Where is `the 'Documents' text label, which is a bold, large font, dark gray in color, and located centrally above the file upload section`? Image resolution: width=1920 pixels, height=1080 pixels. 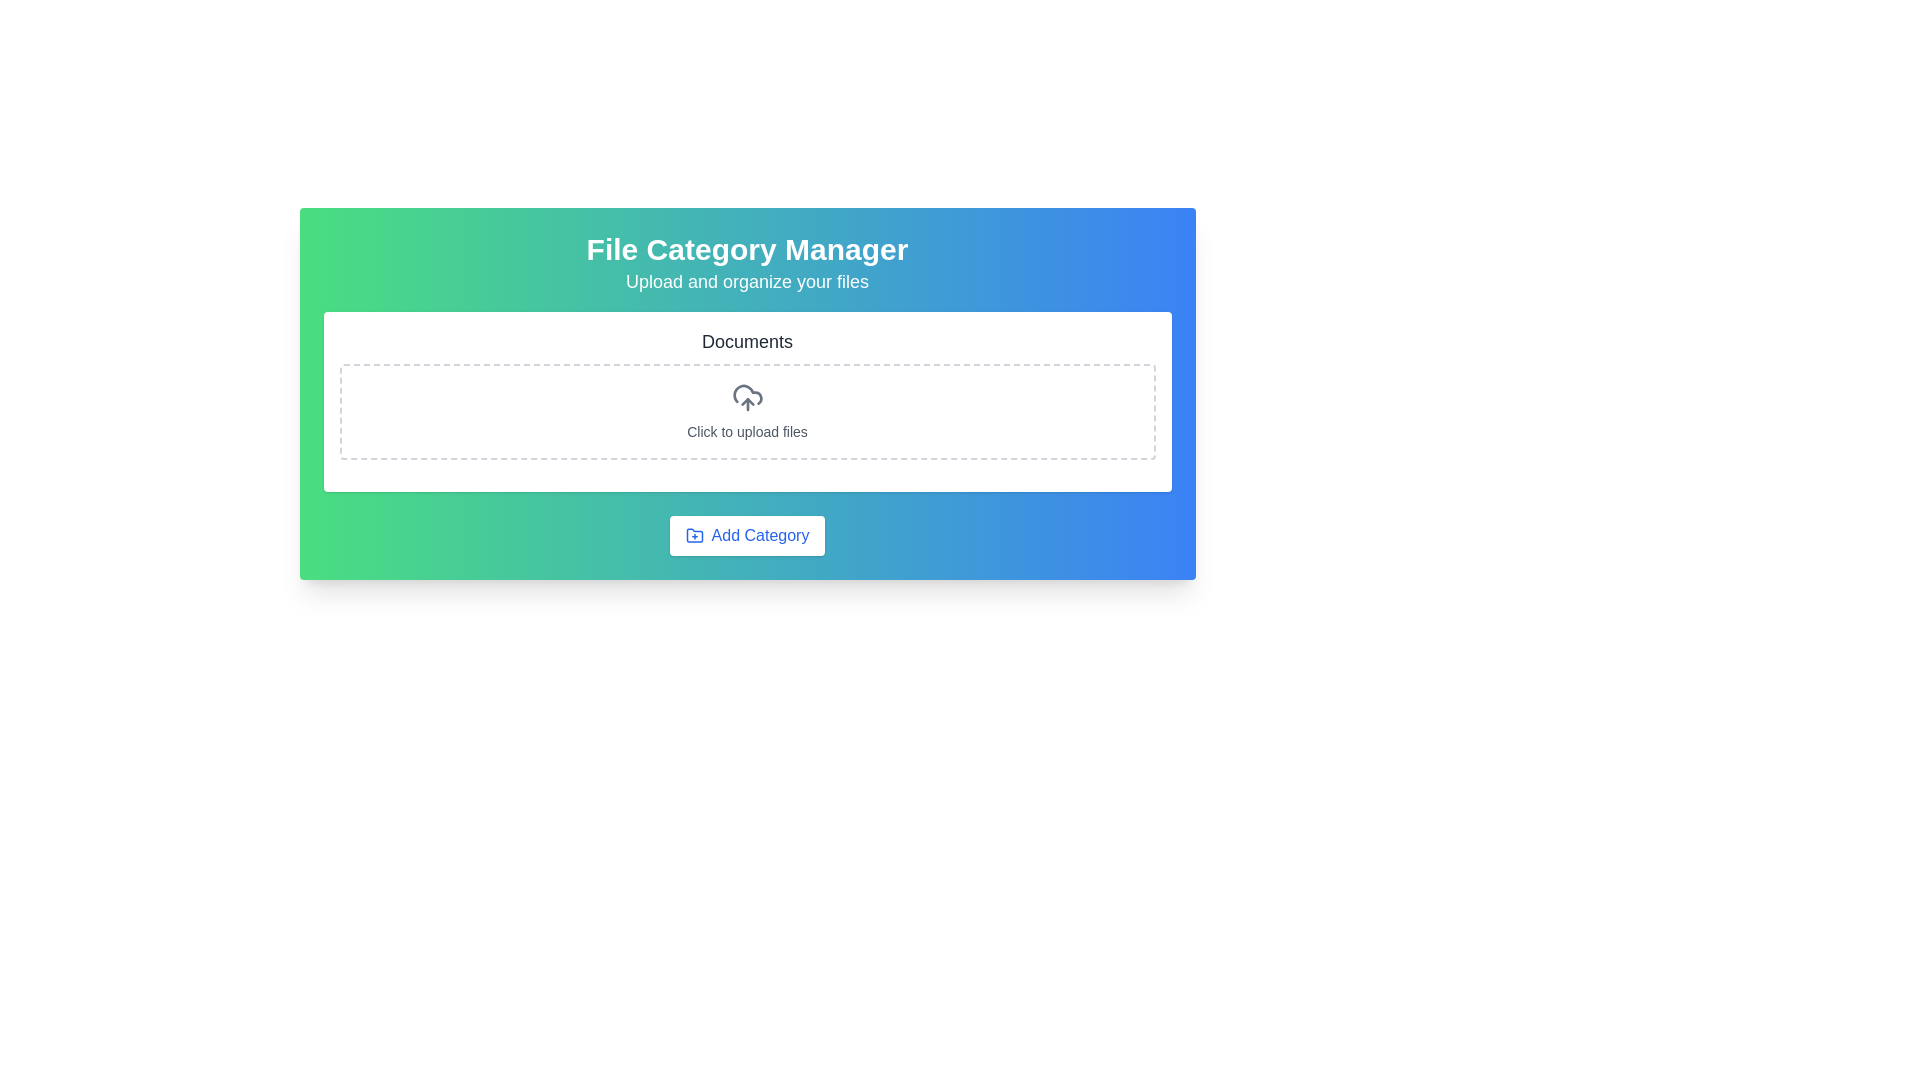
the 'Documents' text label, which is a bold, large font, dark gray in color, and located centrally above the file upload section is located at coordinates (746, 341).